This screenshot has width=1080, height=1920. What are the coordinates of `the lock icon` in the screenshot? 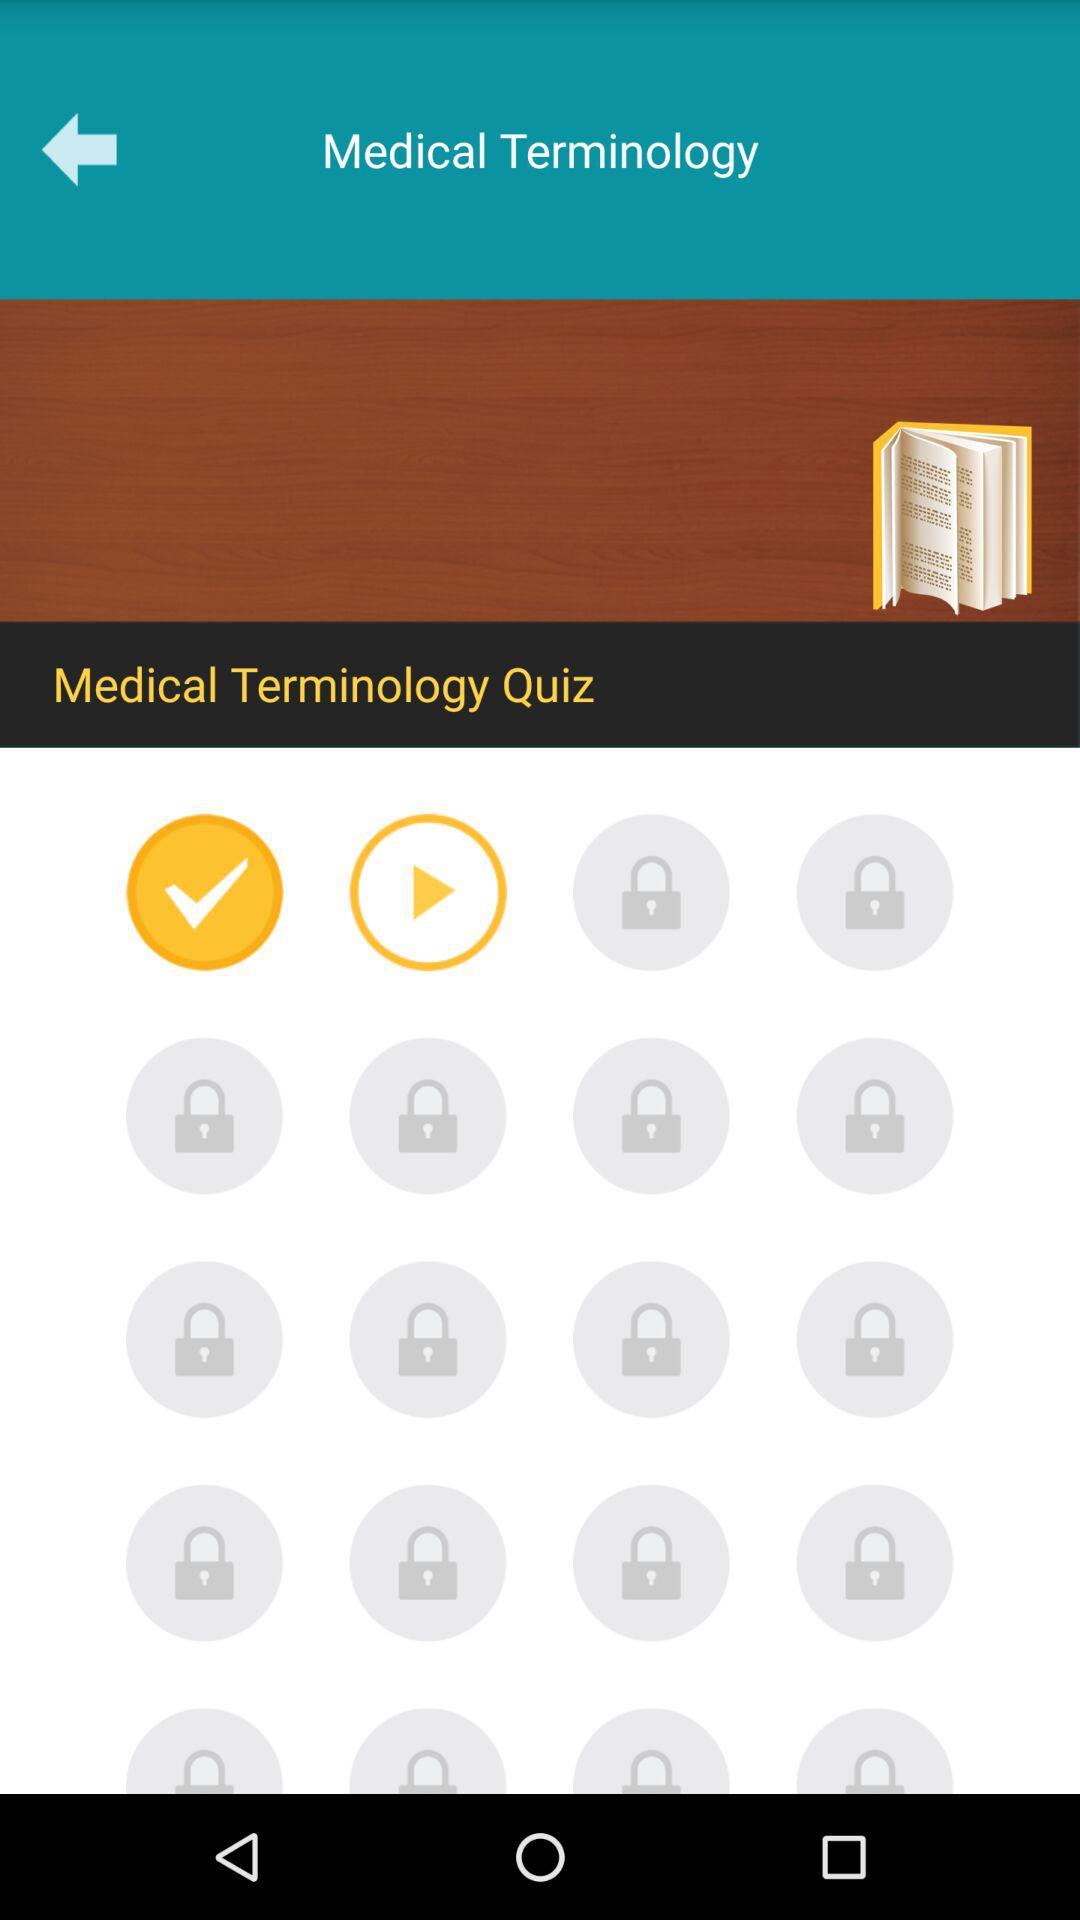 It's located at (874, 1672).